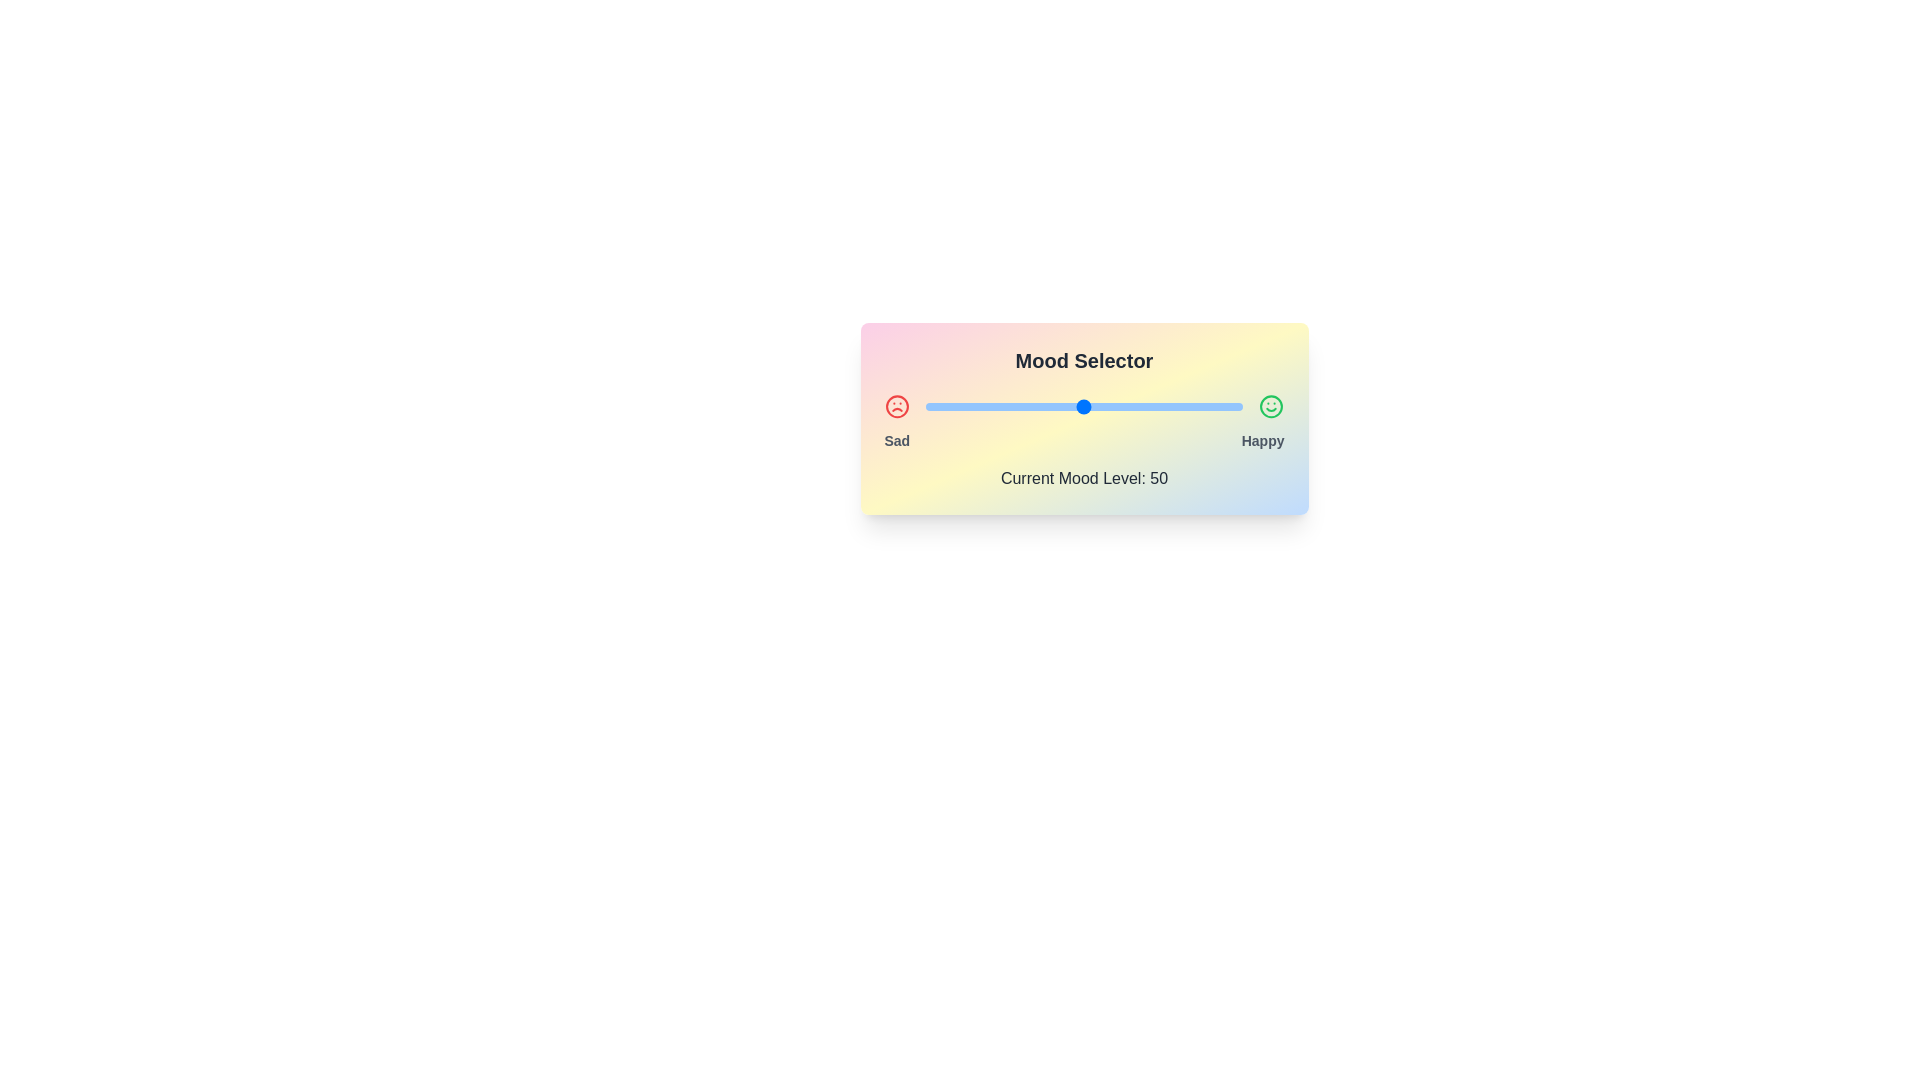 This screenshot has height=1080, width=1920. What do you see at coordinates (1093, 406) in the screenshot?
I see `the mood level to 53 by interacting with the slider` at bounding box center [1093, 406].